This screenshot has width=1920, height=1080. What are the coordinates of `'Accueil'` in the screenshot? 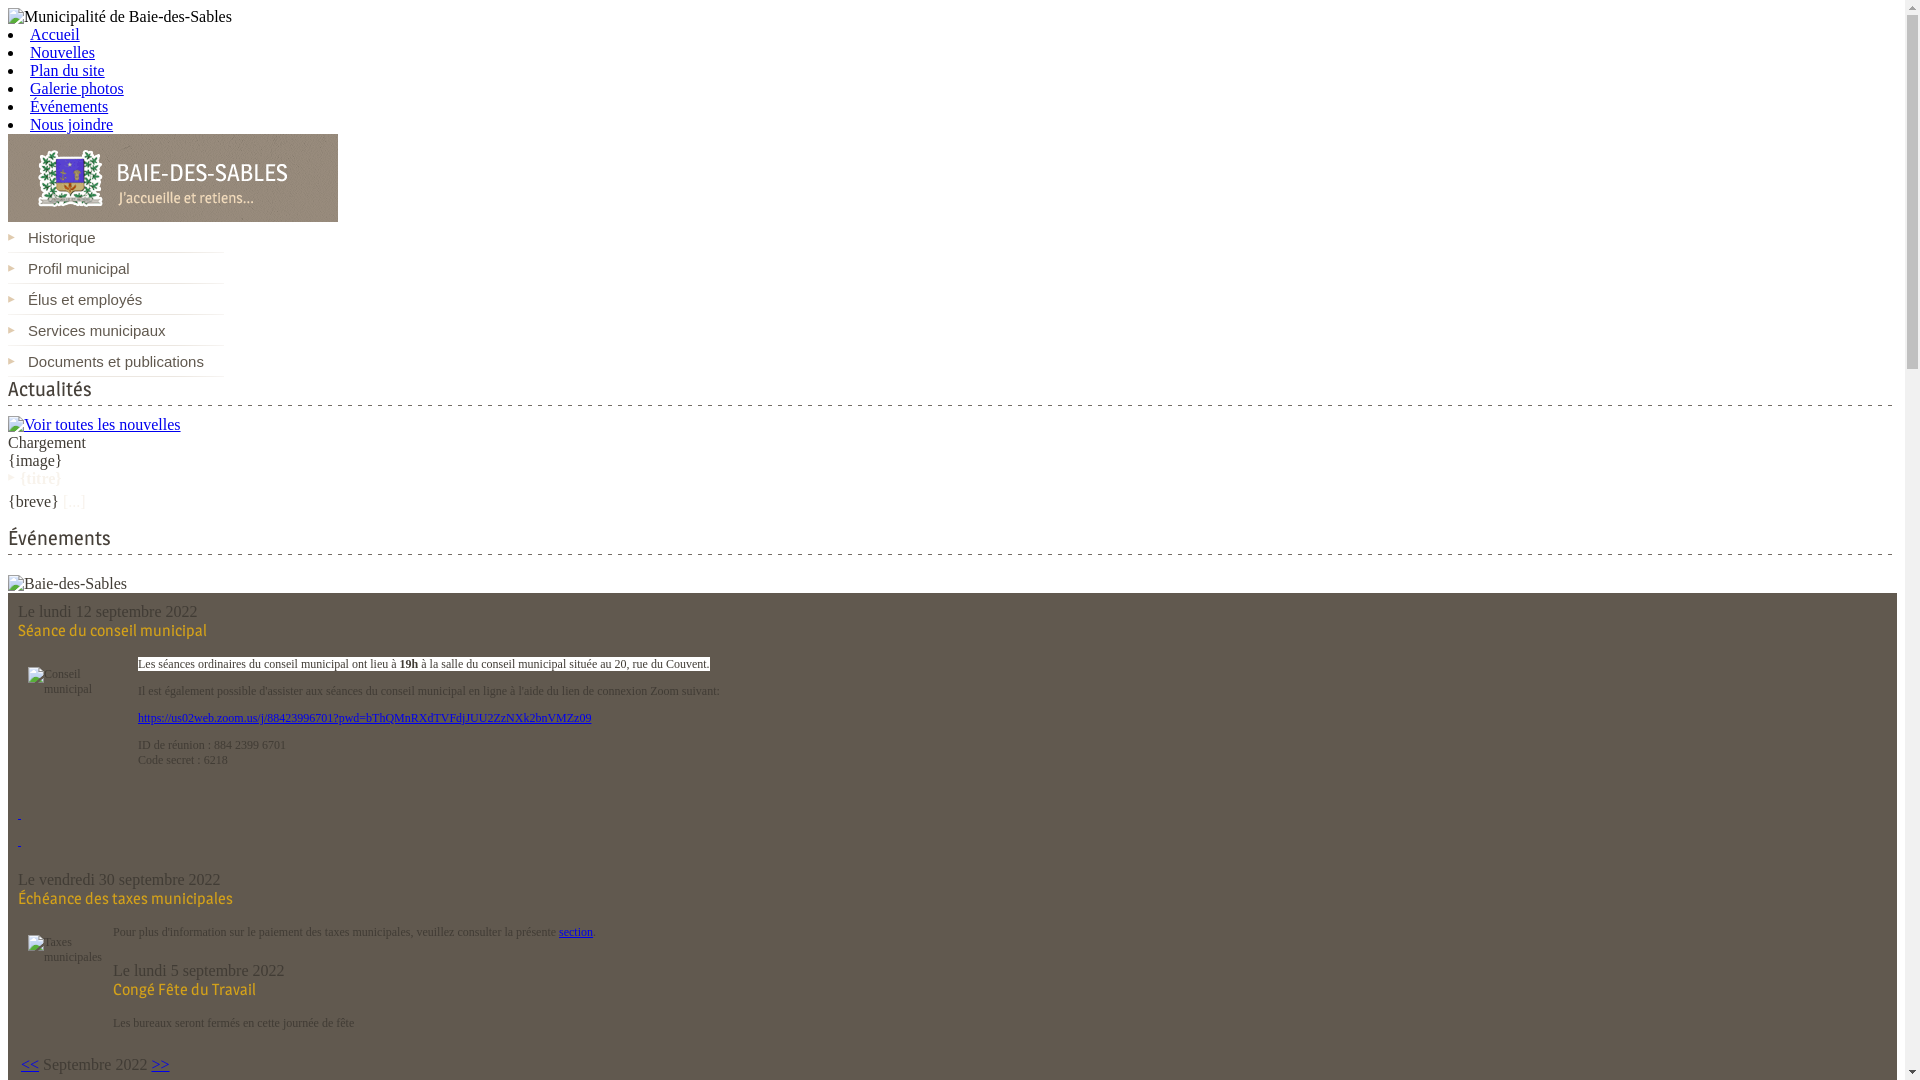 It's located at (54, 34).